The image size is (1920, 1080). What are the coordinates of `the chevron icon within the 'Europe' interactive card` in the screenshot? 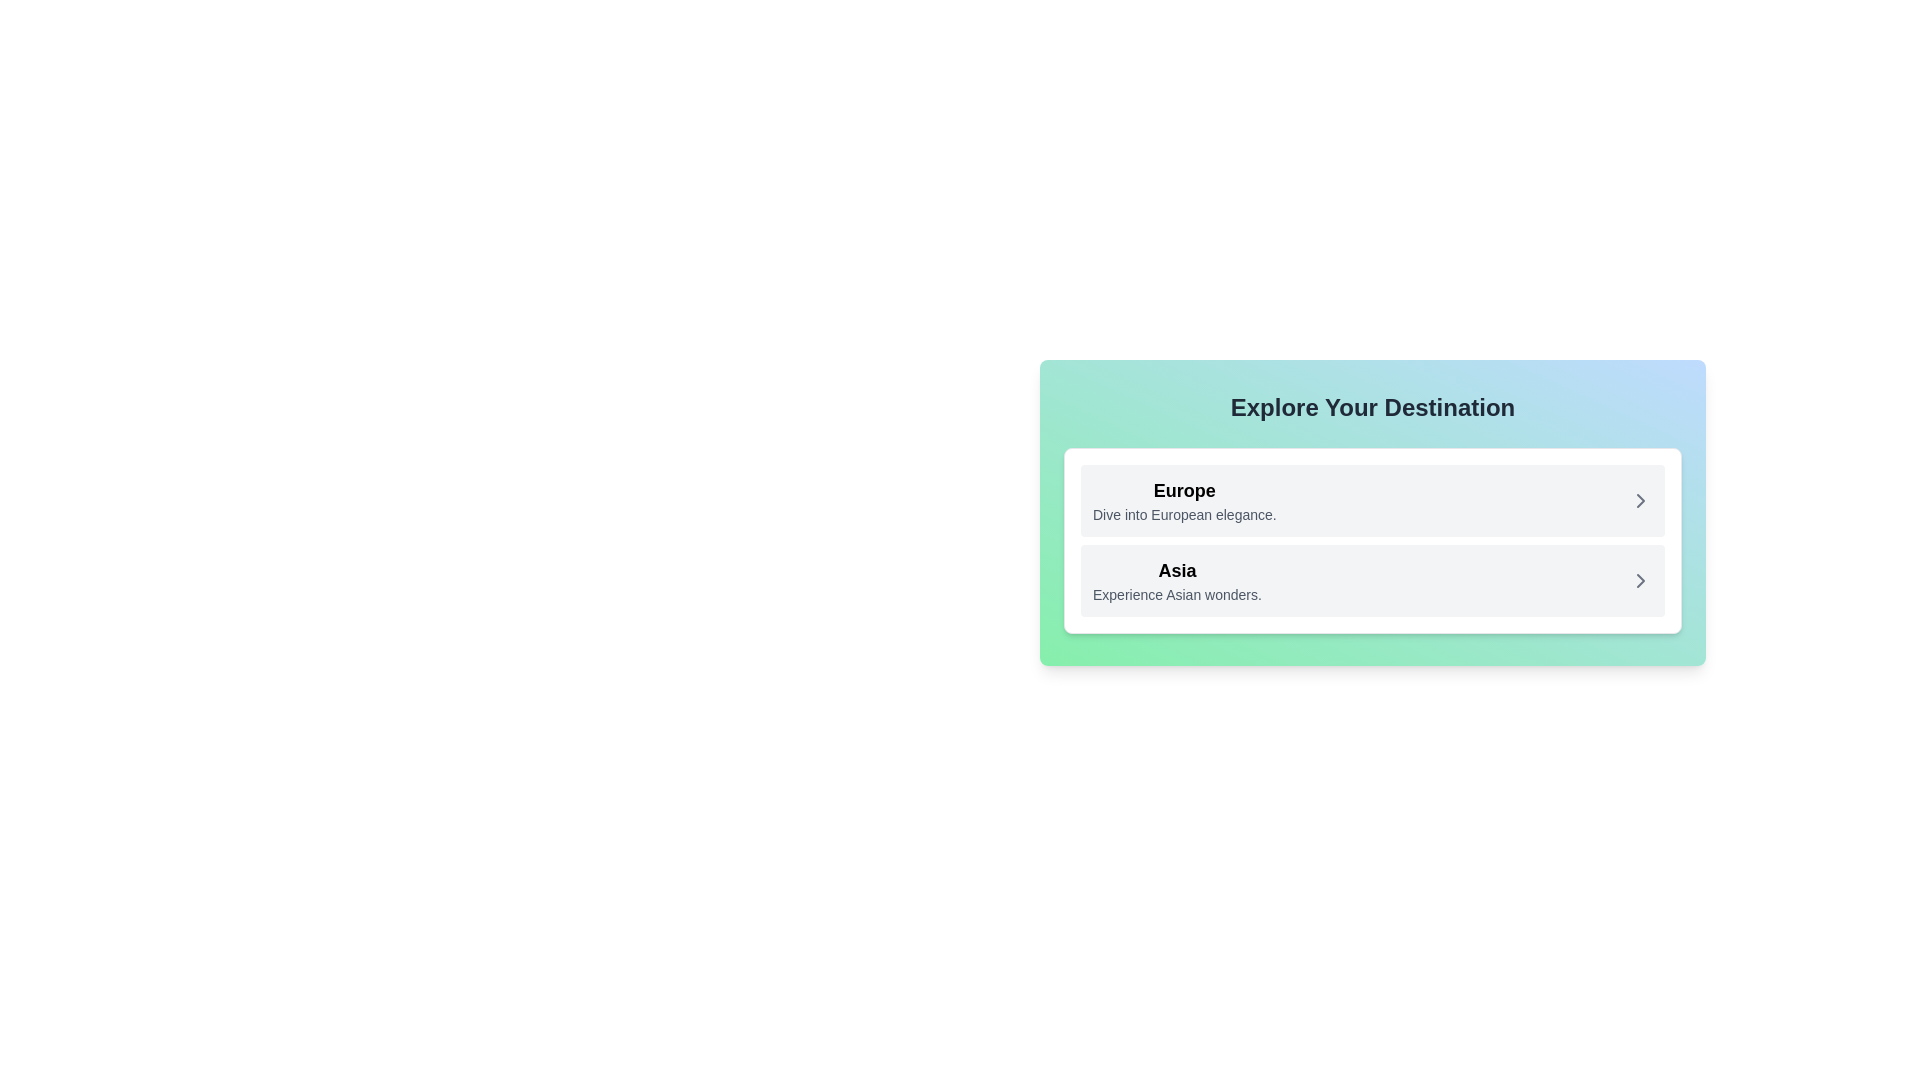 It's located at (1641, 500).